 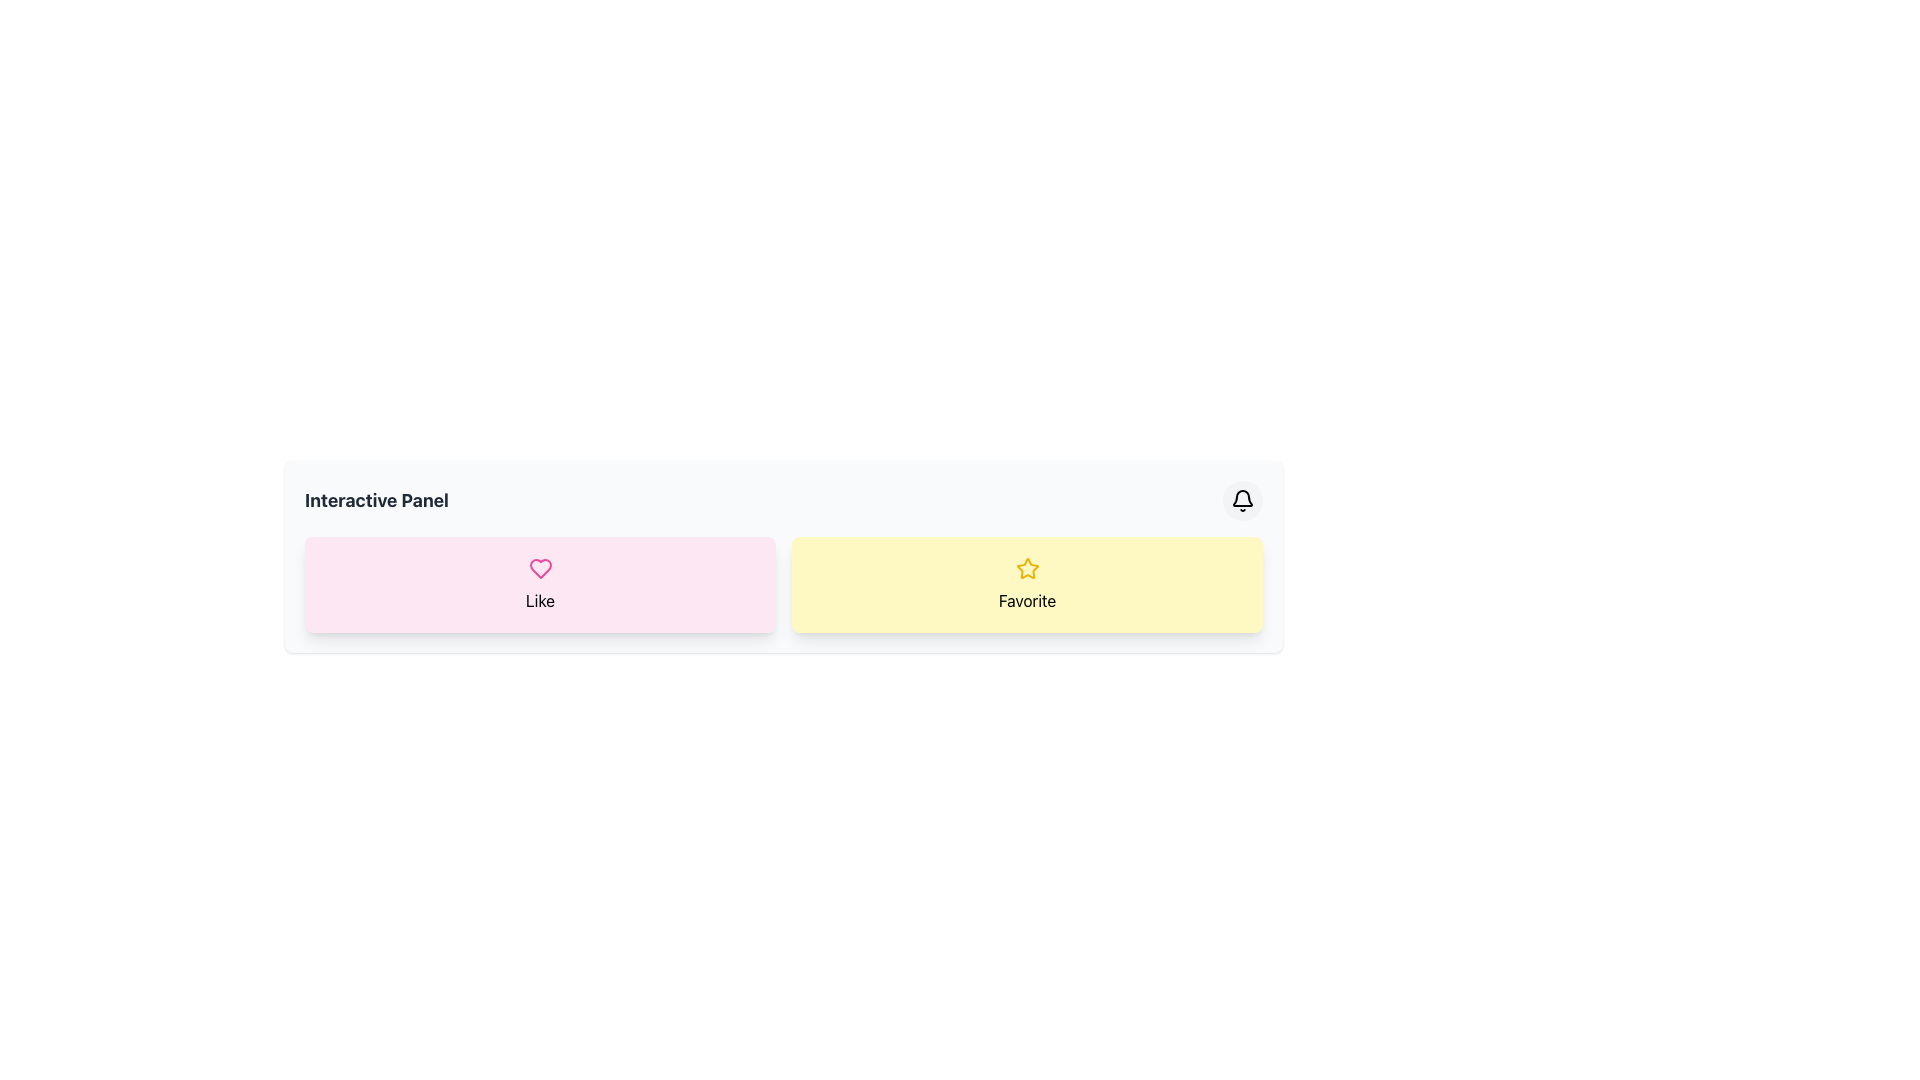 What do you see at coordinates (1027, 569) in the screenshot?
I see `the yellow star icon with a hollow center, which is centered within the yellow 'Favorite' button` at bounding box center [1027, 569].